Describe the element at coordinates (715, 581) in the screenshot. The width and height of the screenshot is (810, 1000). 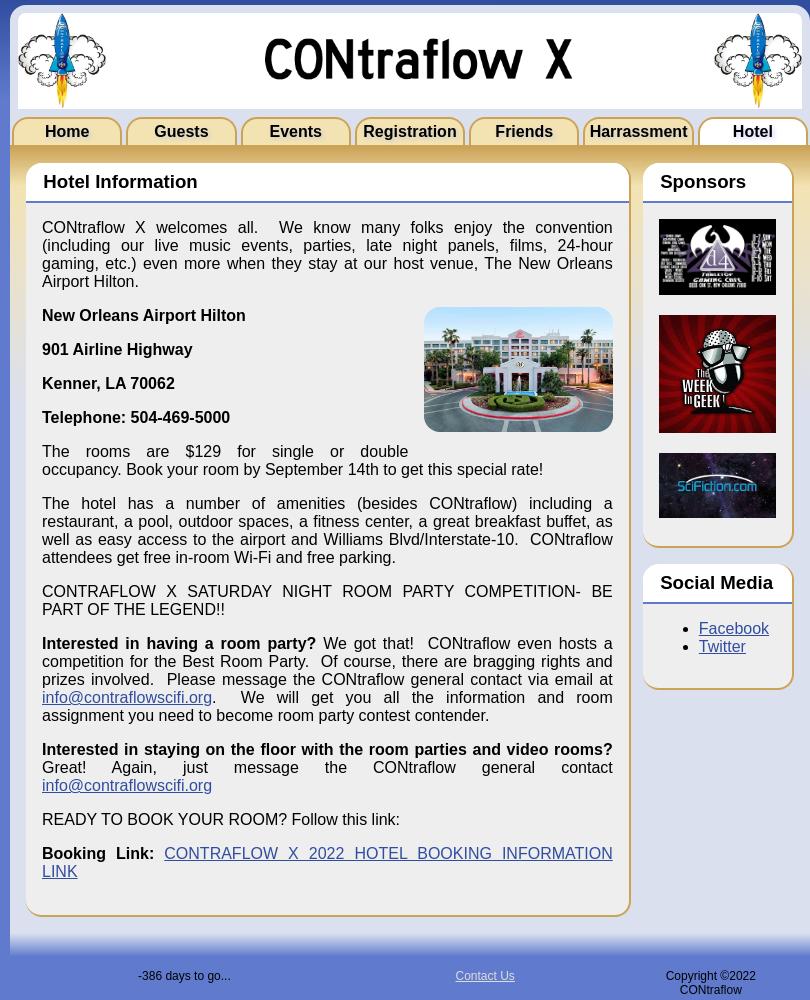
I see `'Social Media'` at that location.